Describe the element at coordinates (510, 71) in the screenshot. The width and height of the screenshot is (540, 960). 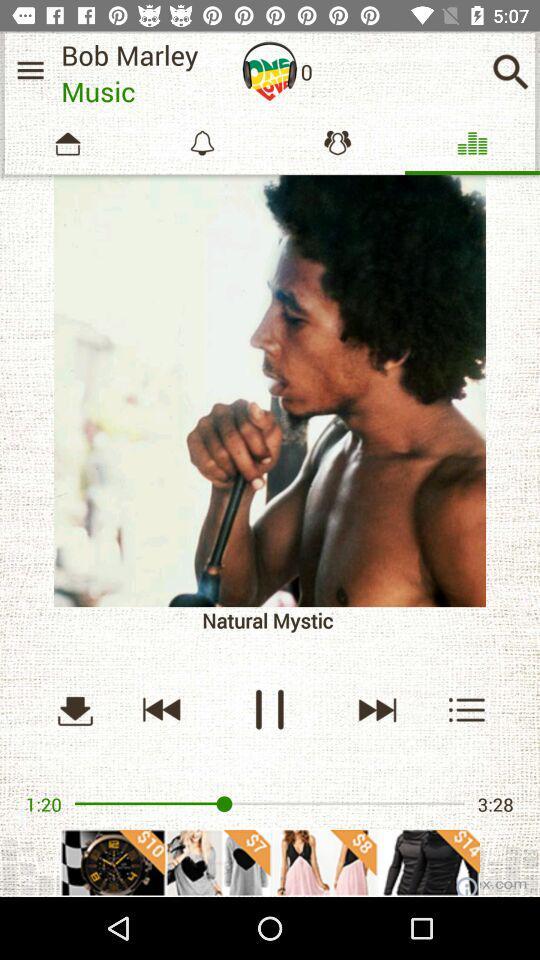
I see `search the songs` at that location.